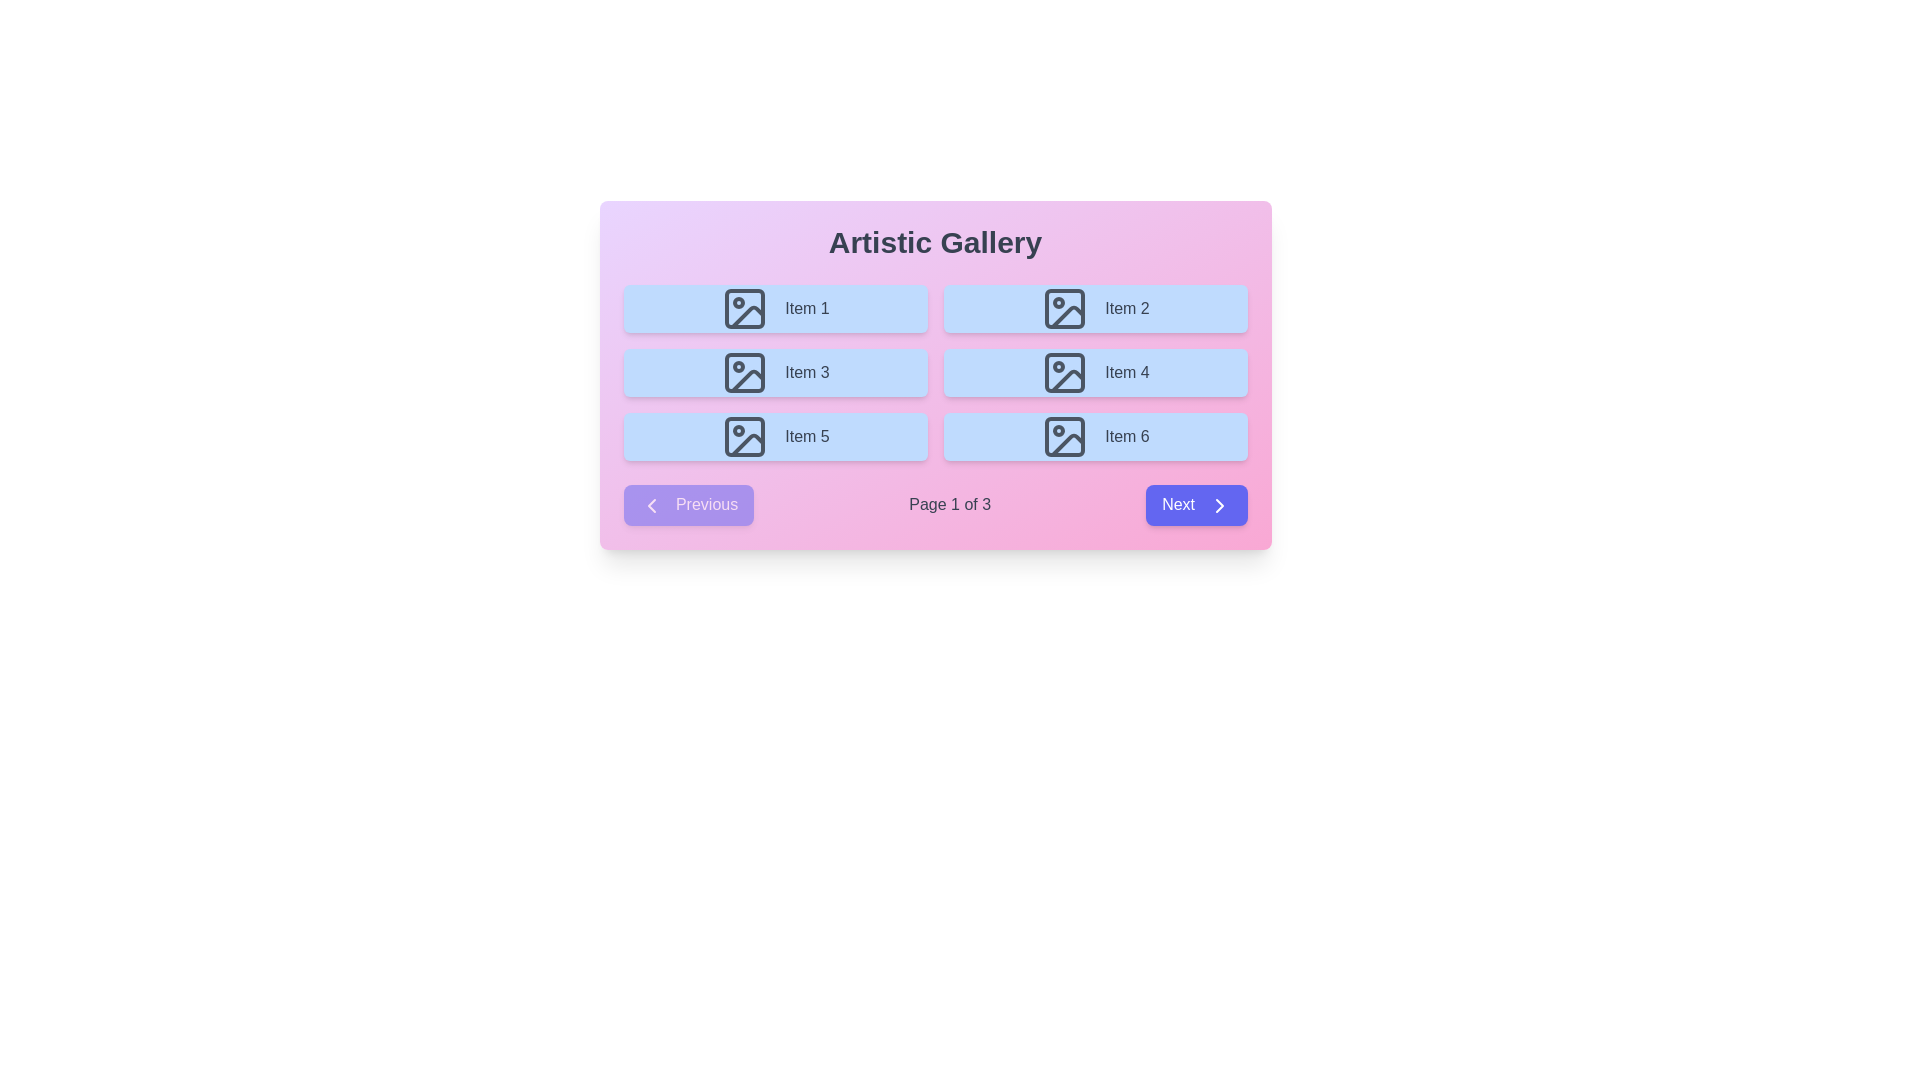 The image size is (1920, 1080). I want to click on the Rectangular SVG shape with rounded corners representing 'Item 4' in the second row and second column of the 2x3 grid layout within the 'Artistic Gallery', so click(1064, 373).